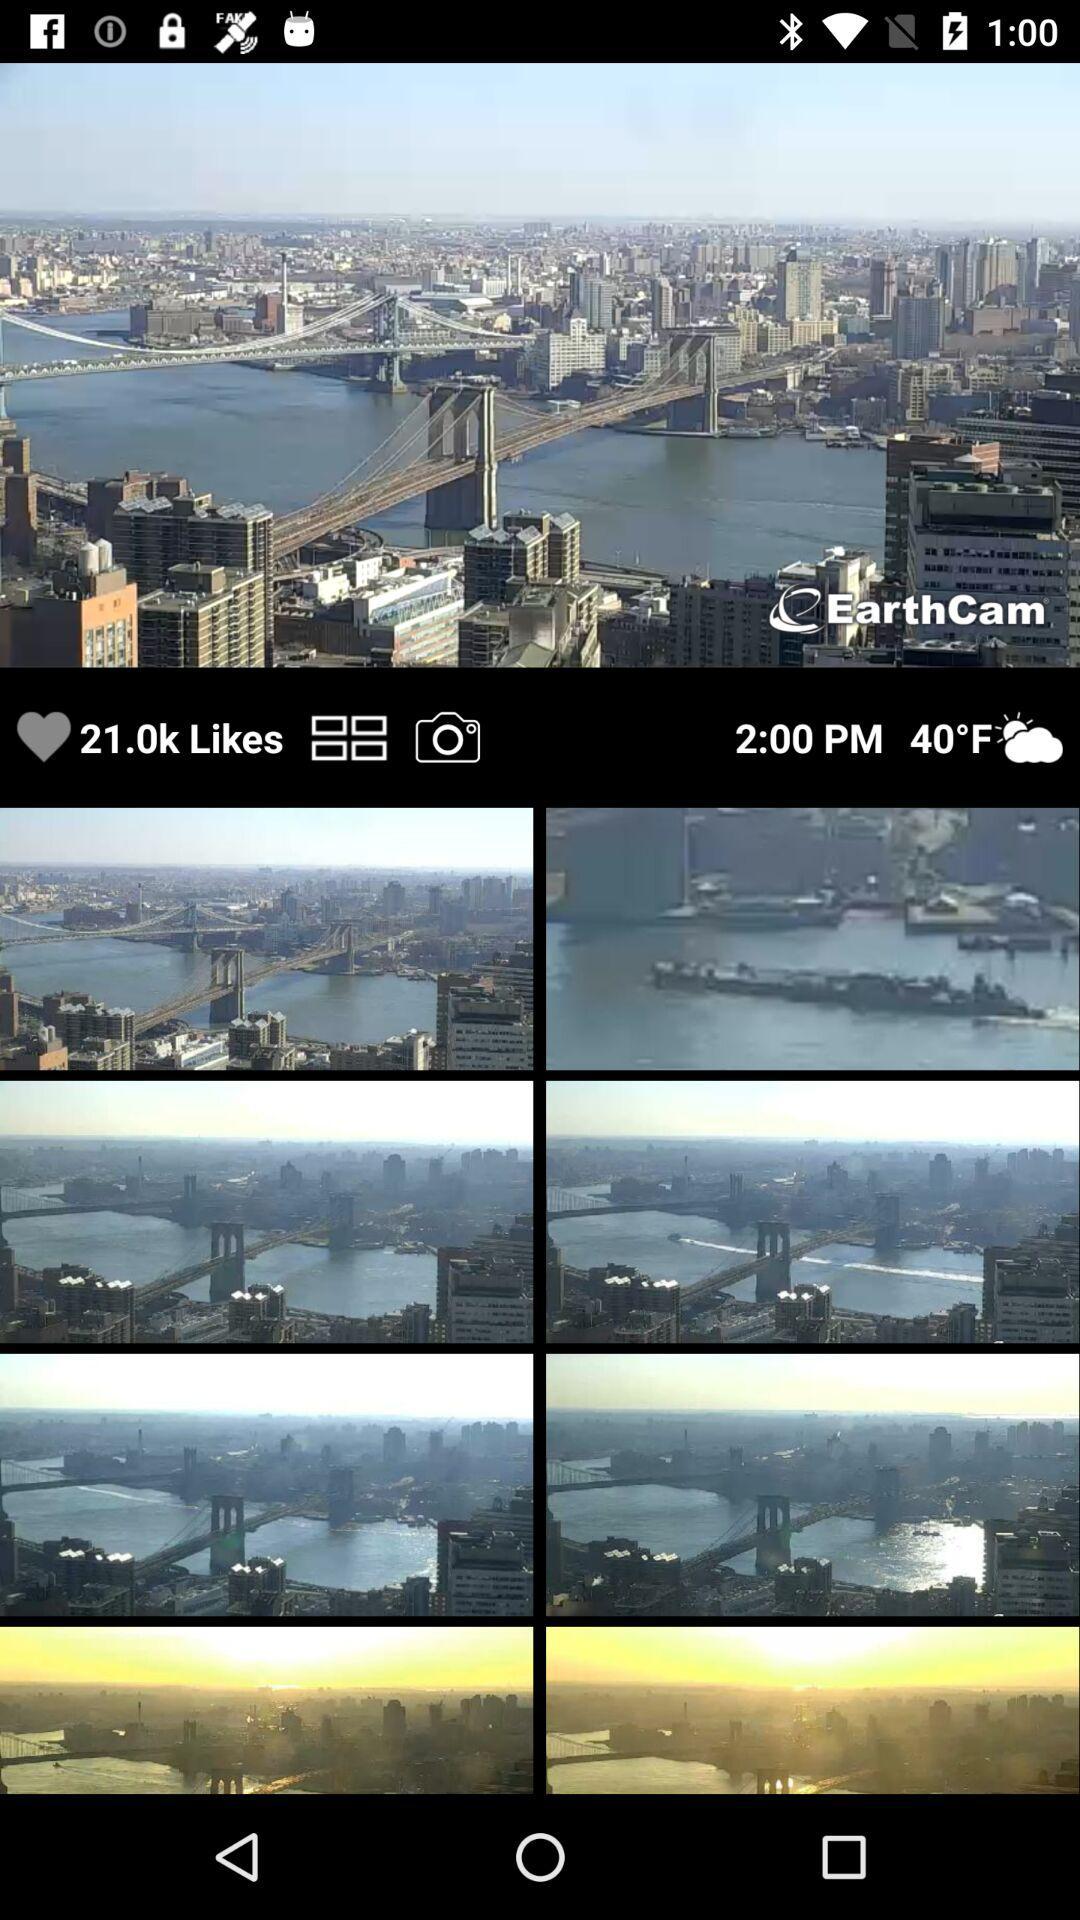 The width and height of the screenshot is (1080, 1920). What do you see at coordinates (446, 736) in the screenshot?
I see `closed` at bounding box center [446, 736].